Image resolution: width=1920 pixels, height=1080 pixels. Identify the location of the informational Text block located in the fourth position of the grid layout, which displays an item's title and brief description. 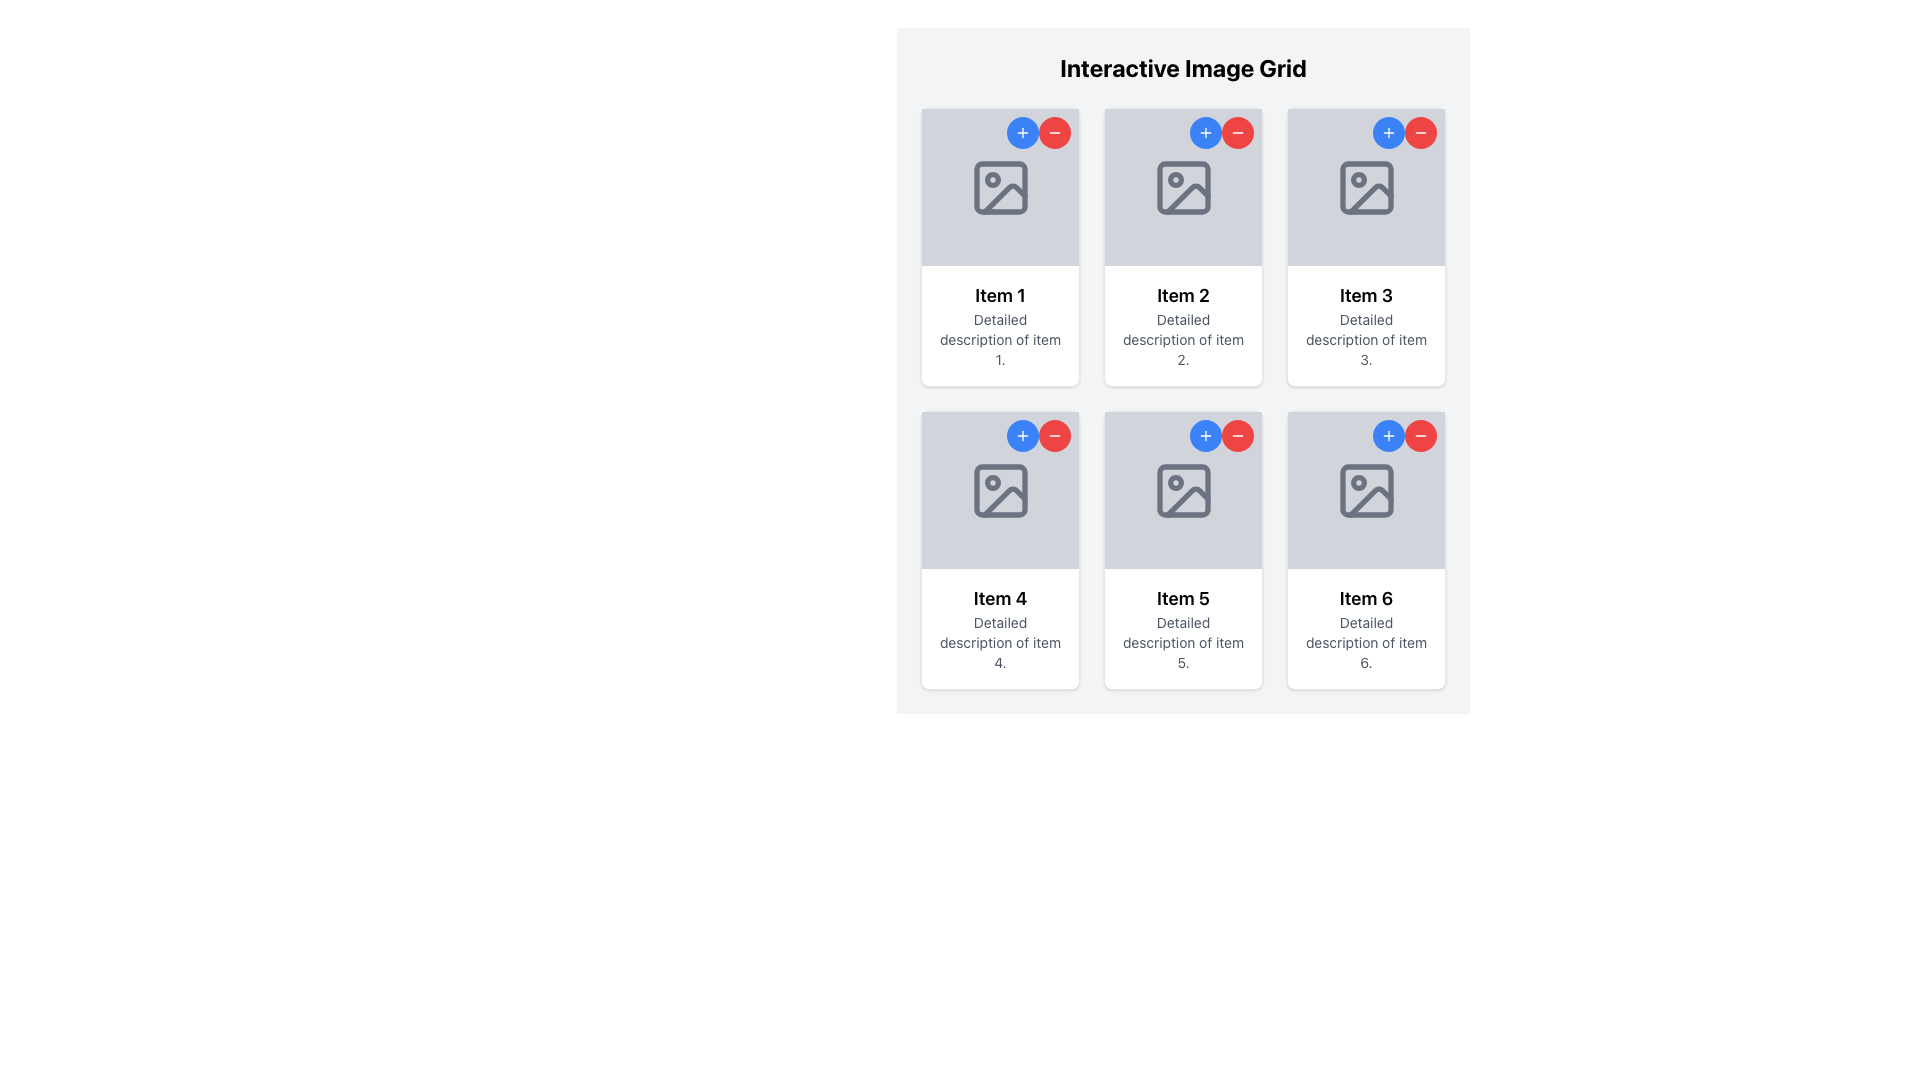
(1000, 627).